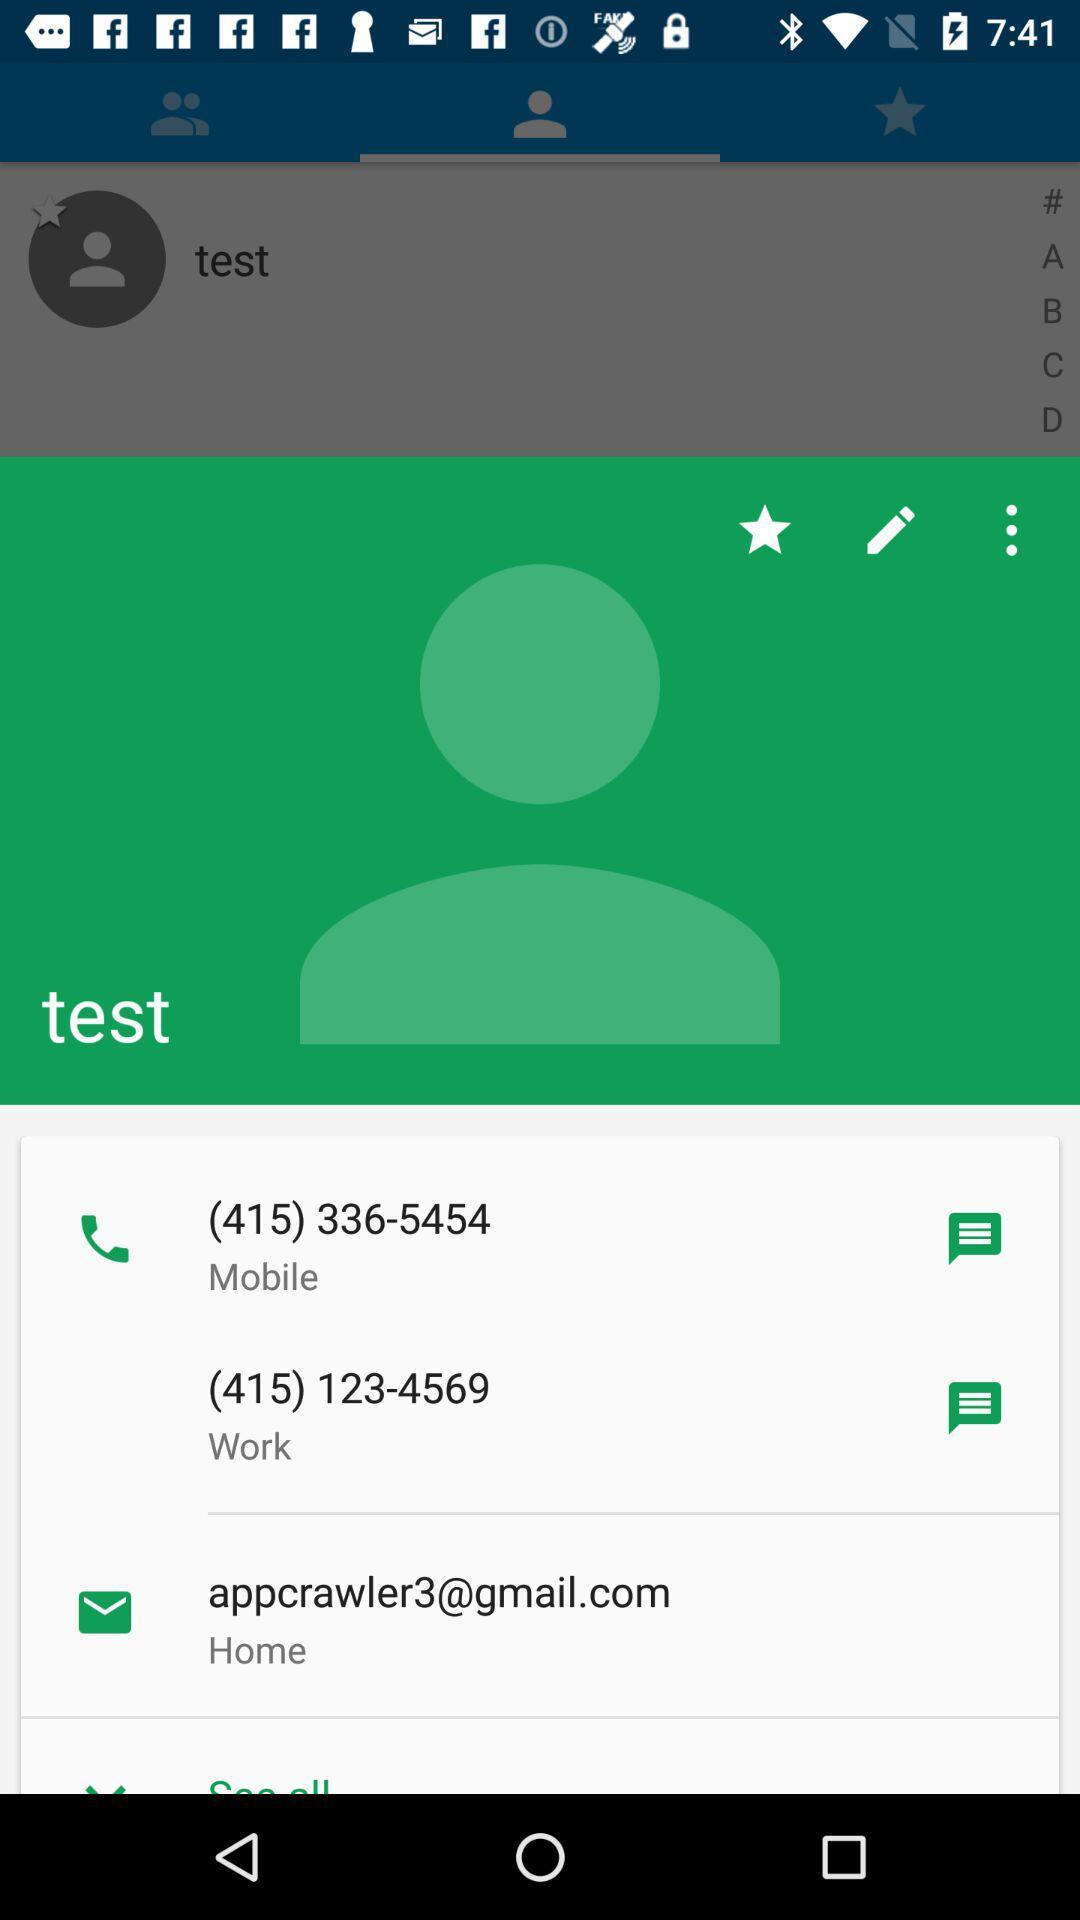  Describe the element at coordinates (890, 530) in the screenshot. I see `the item above test item` at that location.